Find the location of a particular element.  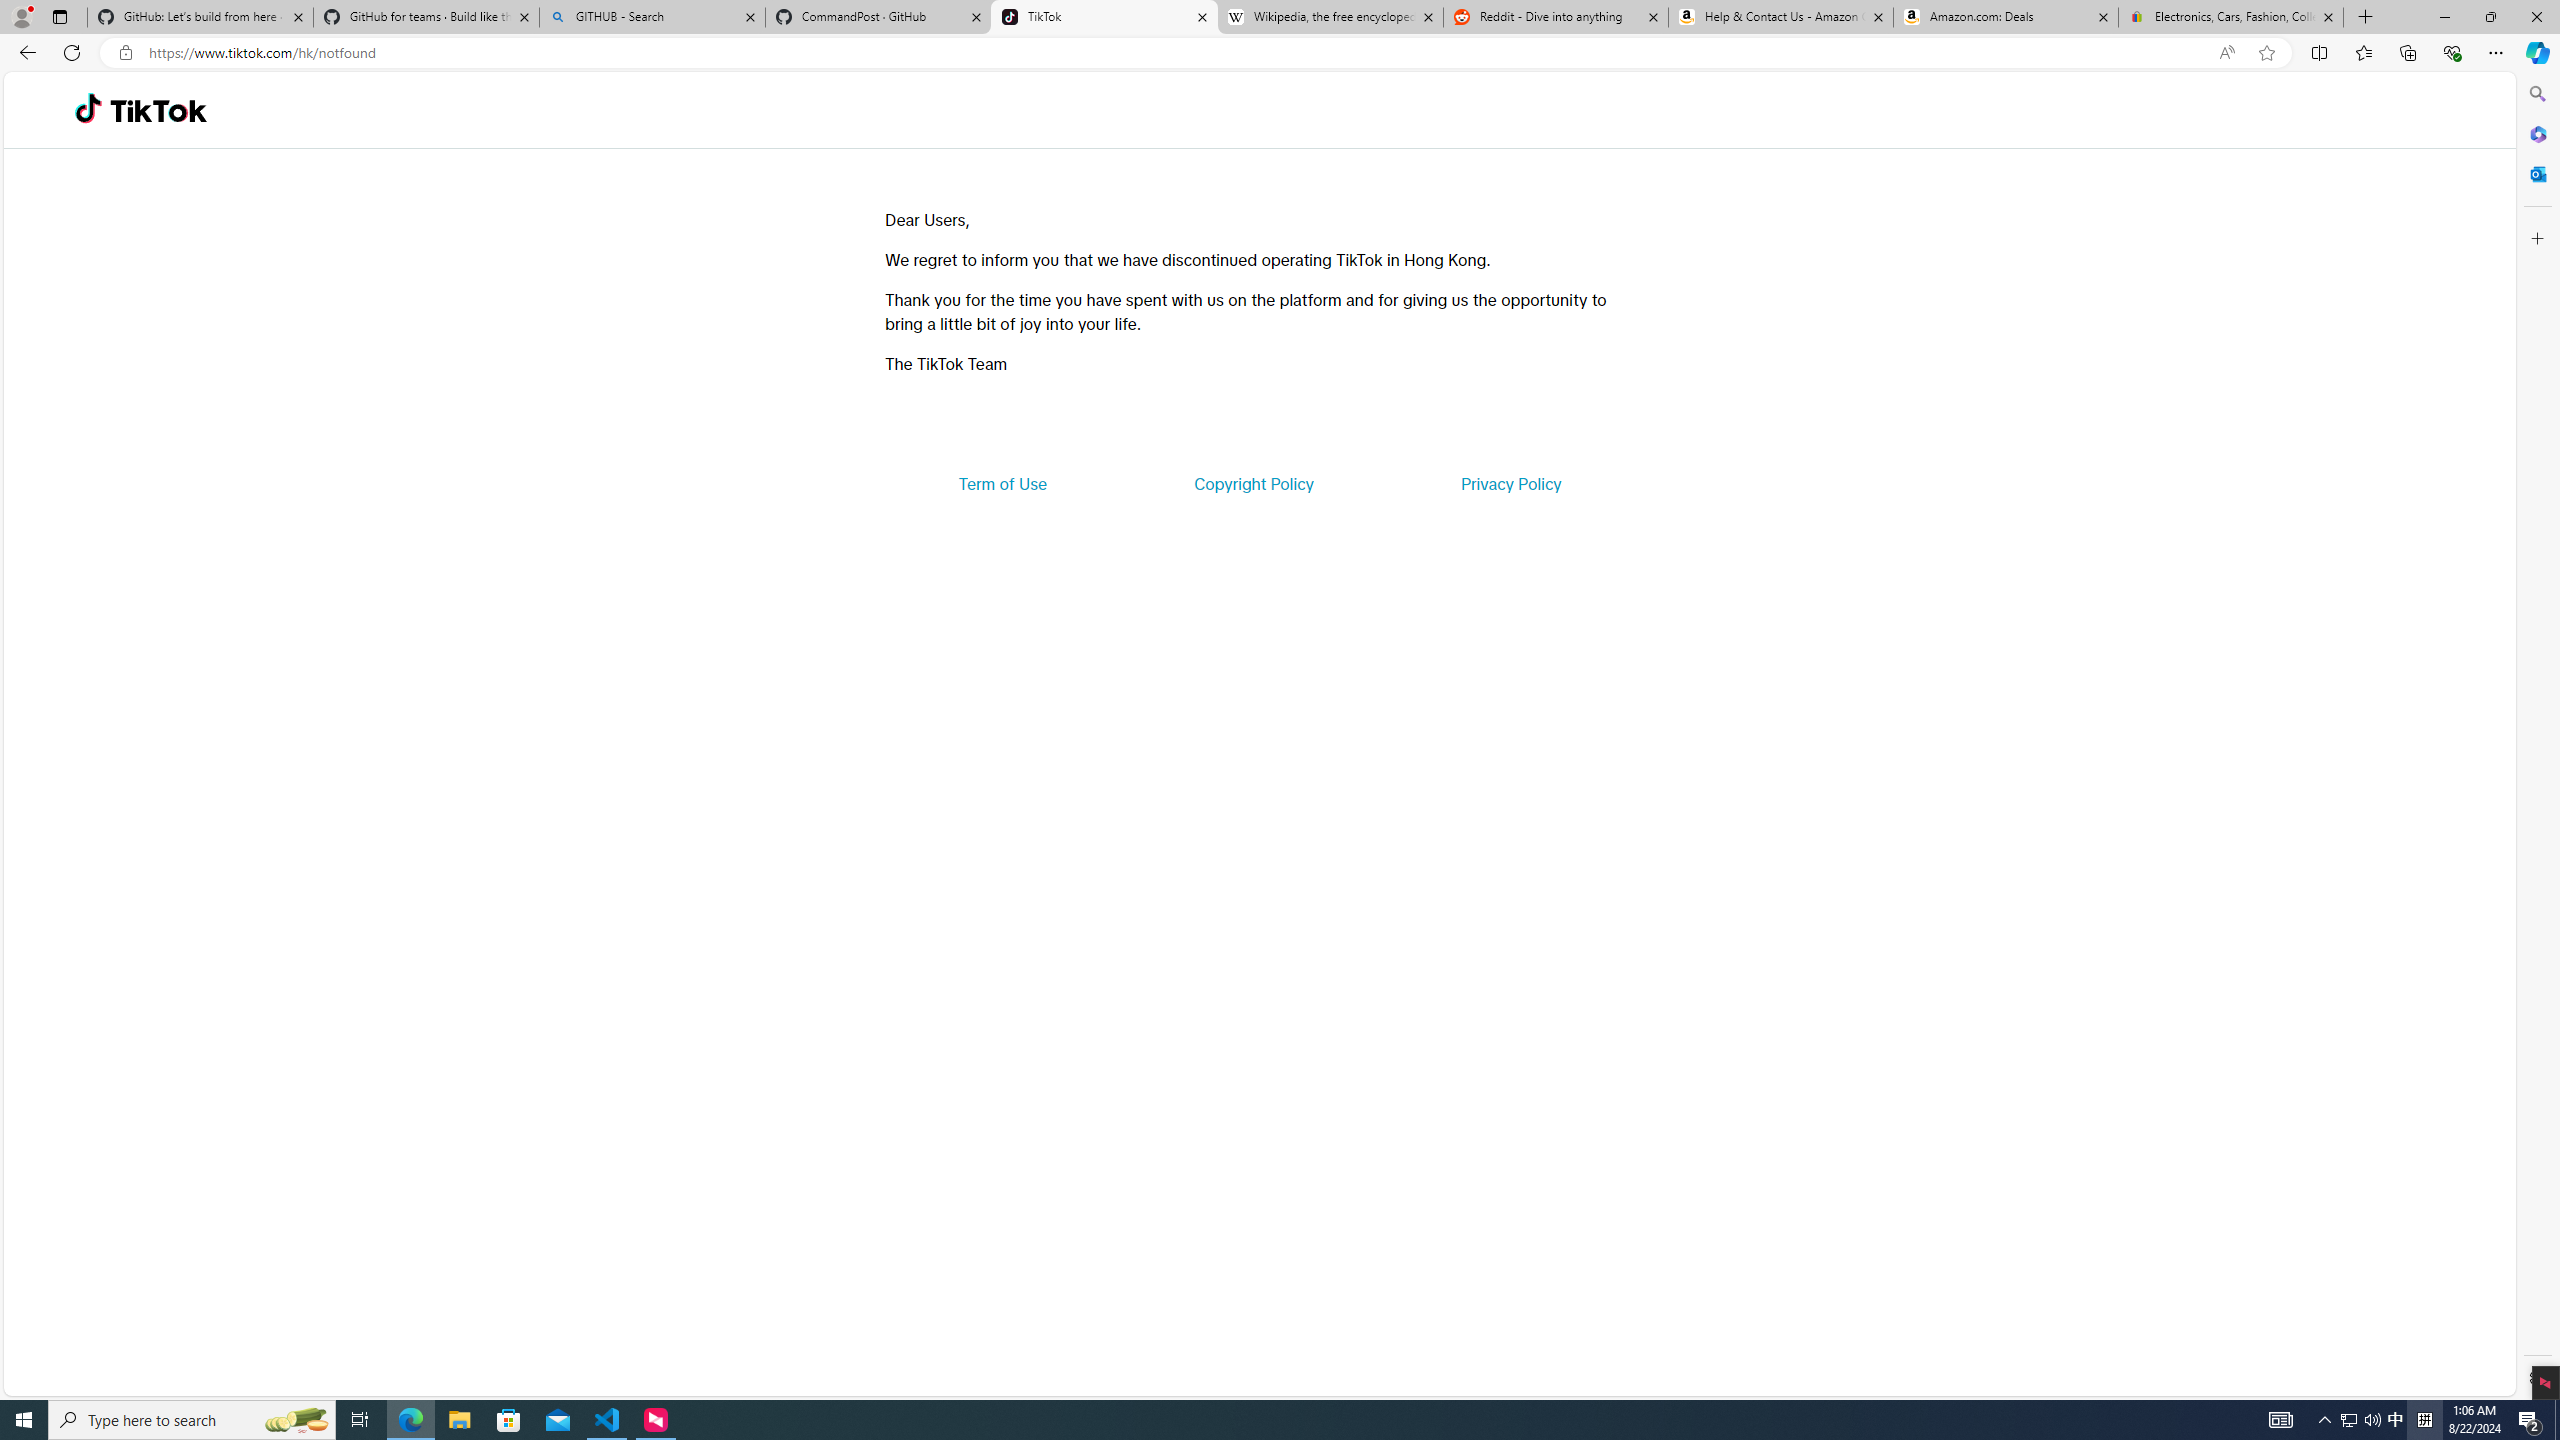

'Microsoft 365' is located at coordinates (2535, 134).